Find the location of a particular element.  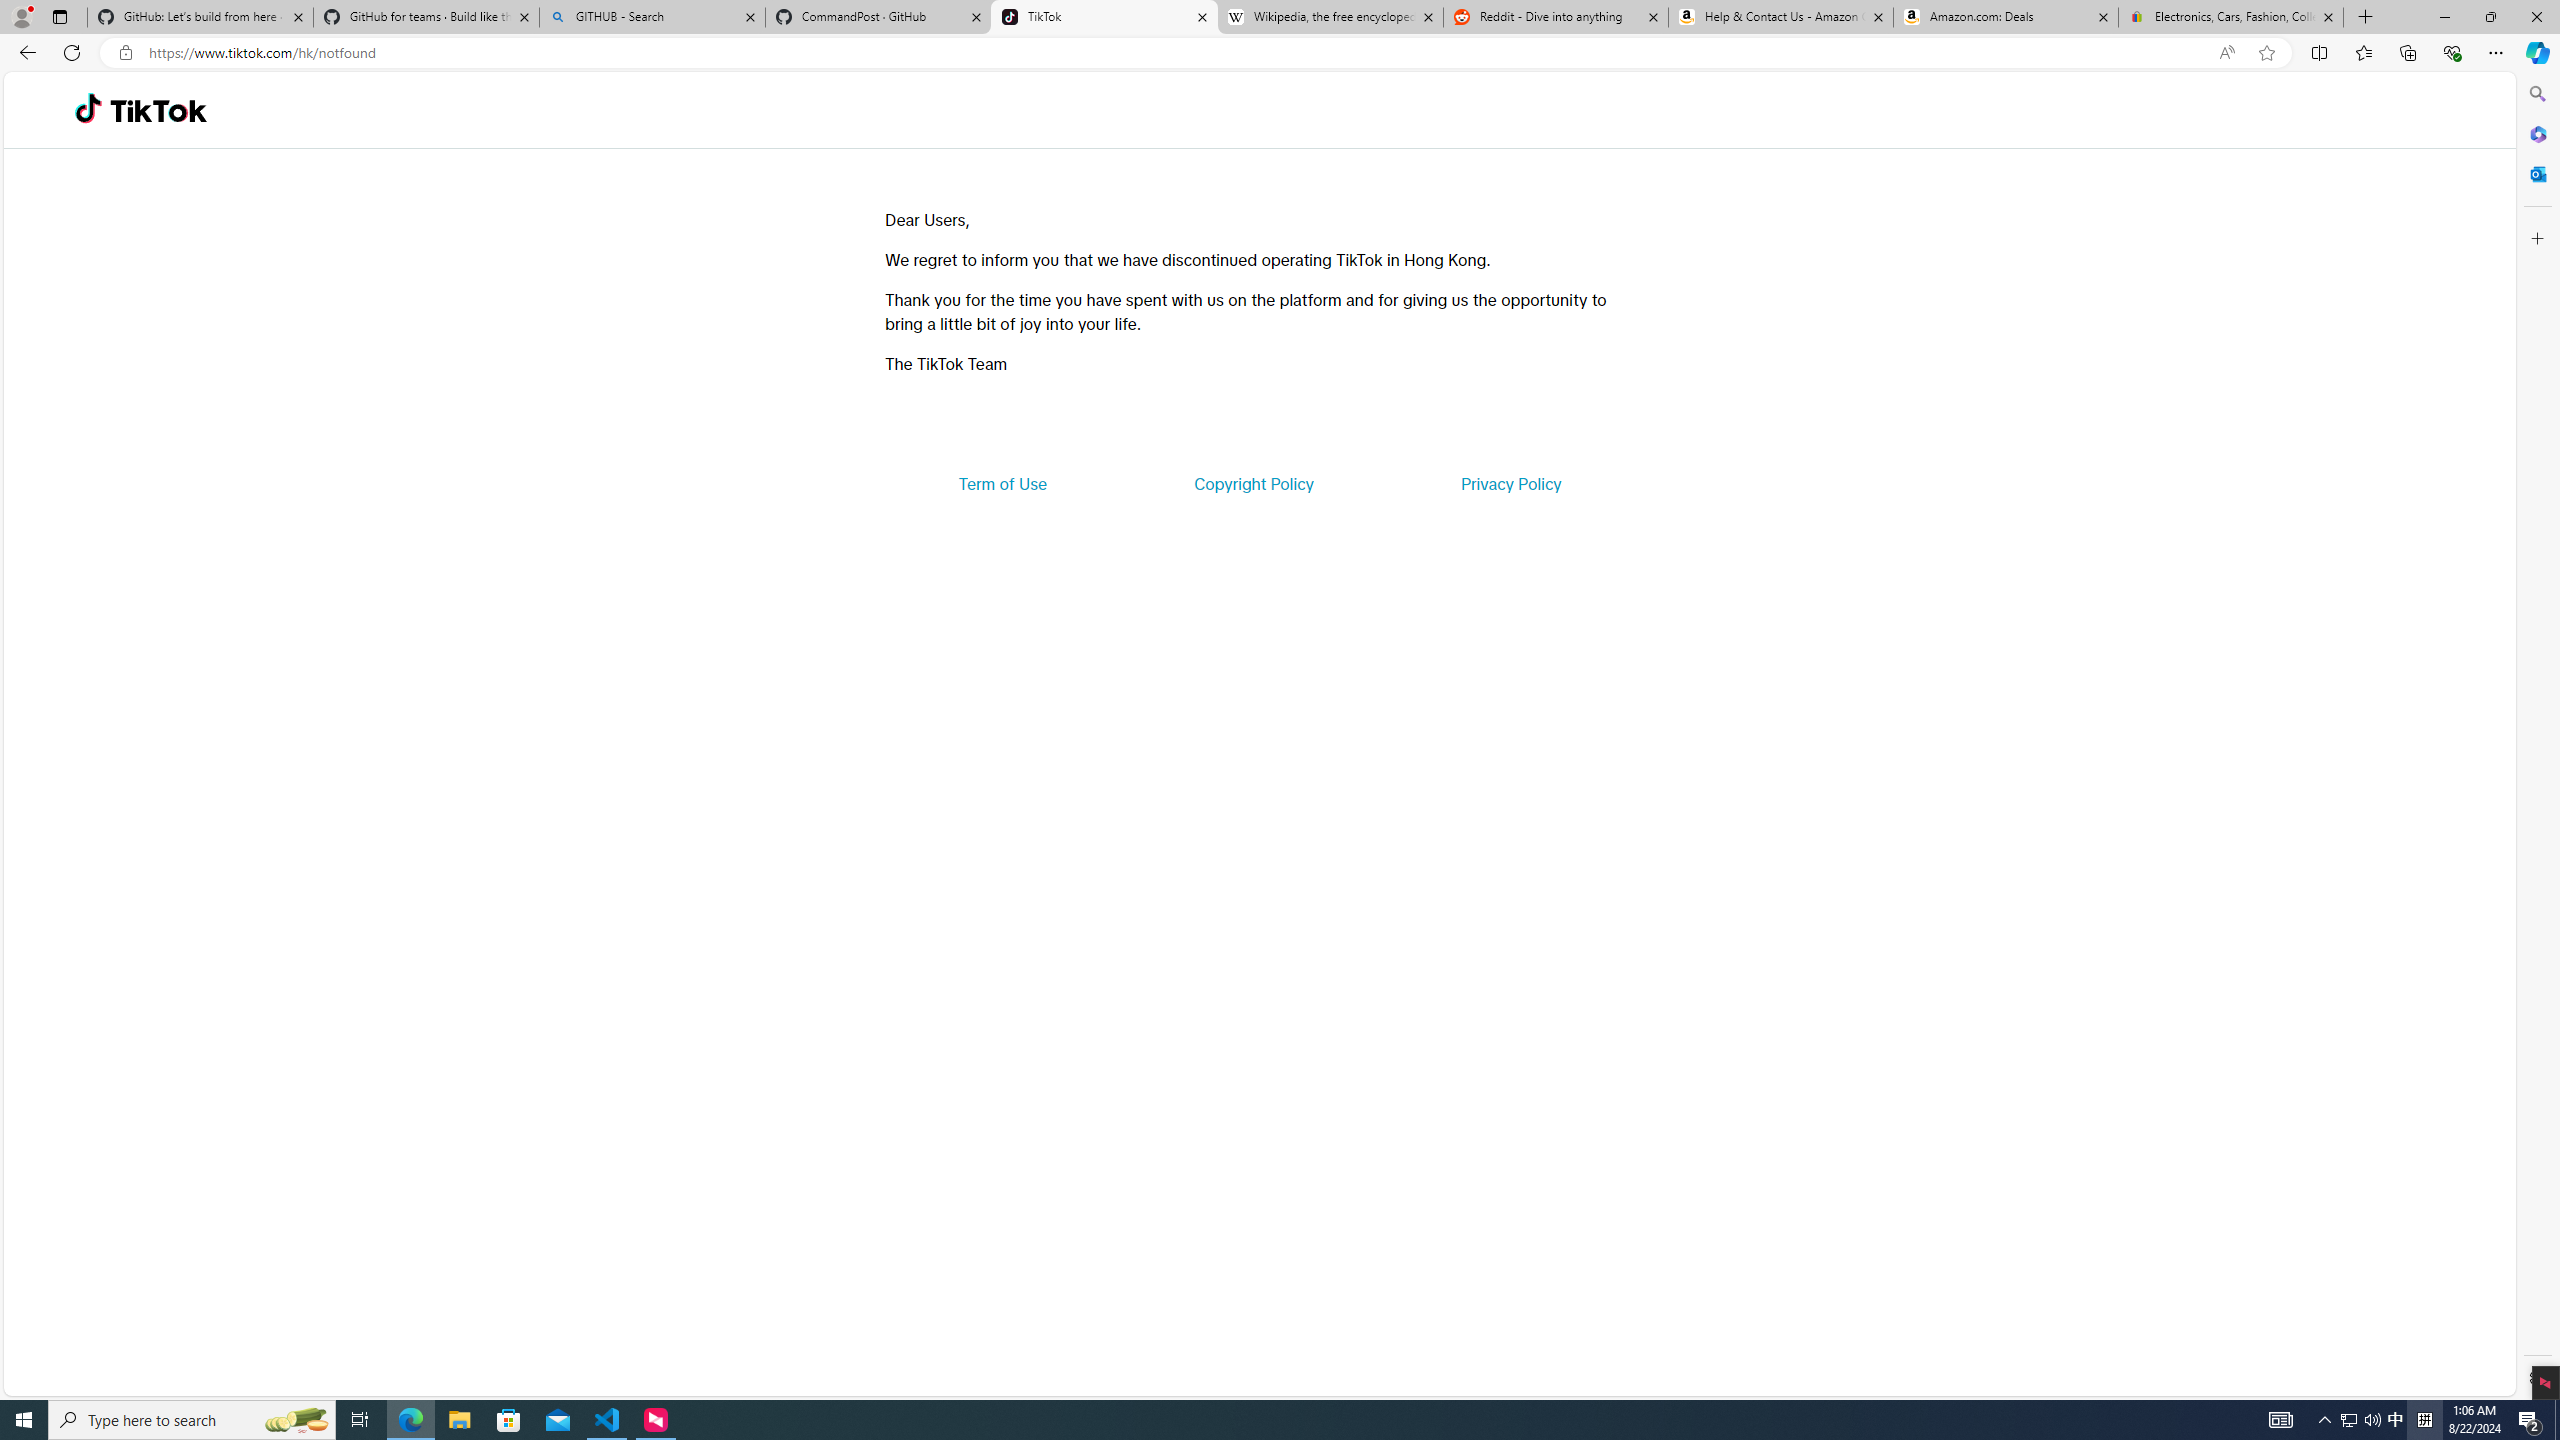

'Microsoft 365' is located at coordinates (2535, 134).